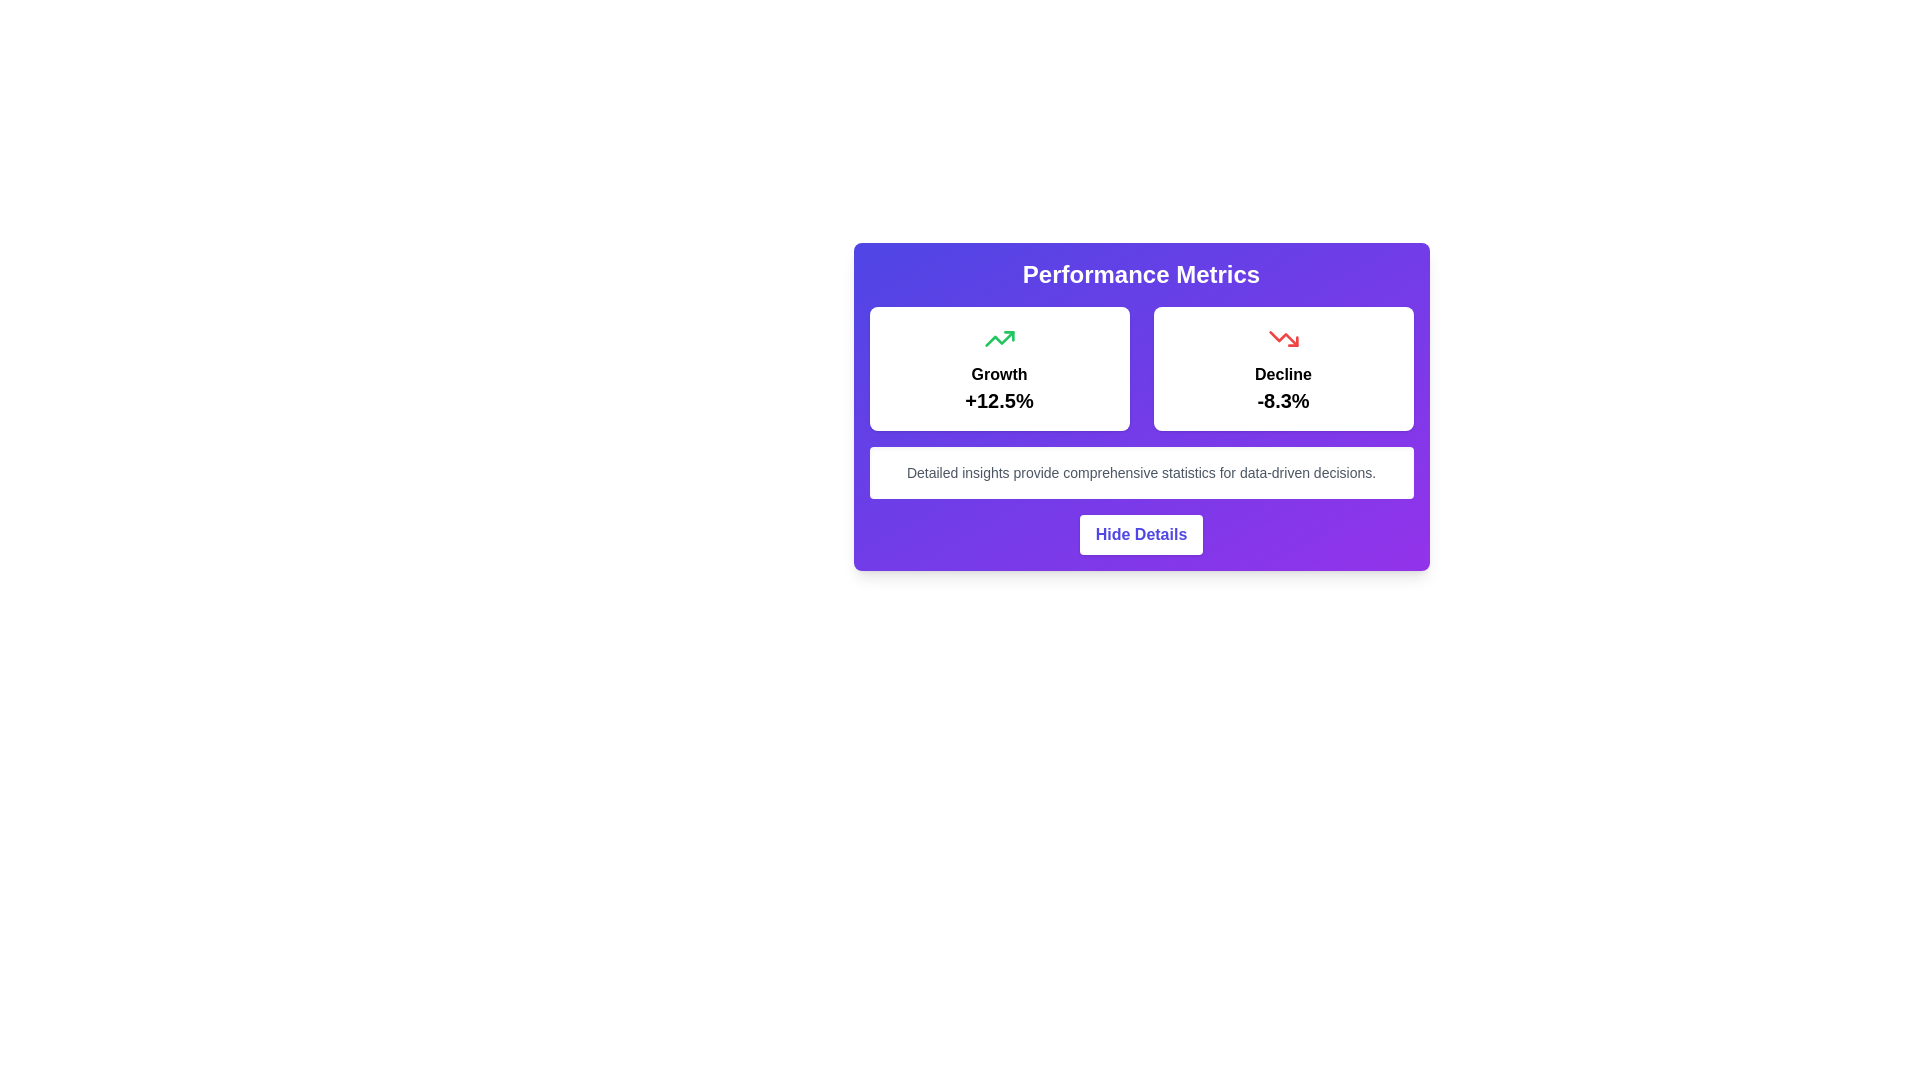 This screenshot has width=1920, height=1080. Describe the element at coordinates (1141, 534) in the screenshot. I see `the 'Hide Details' button, which is a rectangular button with a white background and indigo text, located centrally at the bottom of the 'Performance Metrics' card` at that location.